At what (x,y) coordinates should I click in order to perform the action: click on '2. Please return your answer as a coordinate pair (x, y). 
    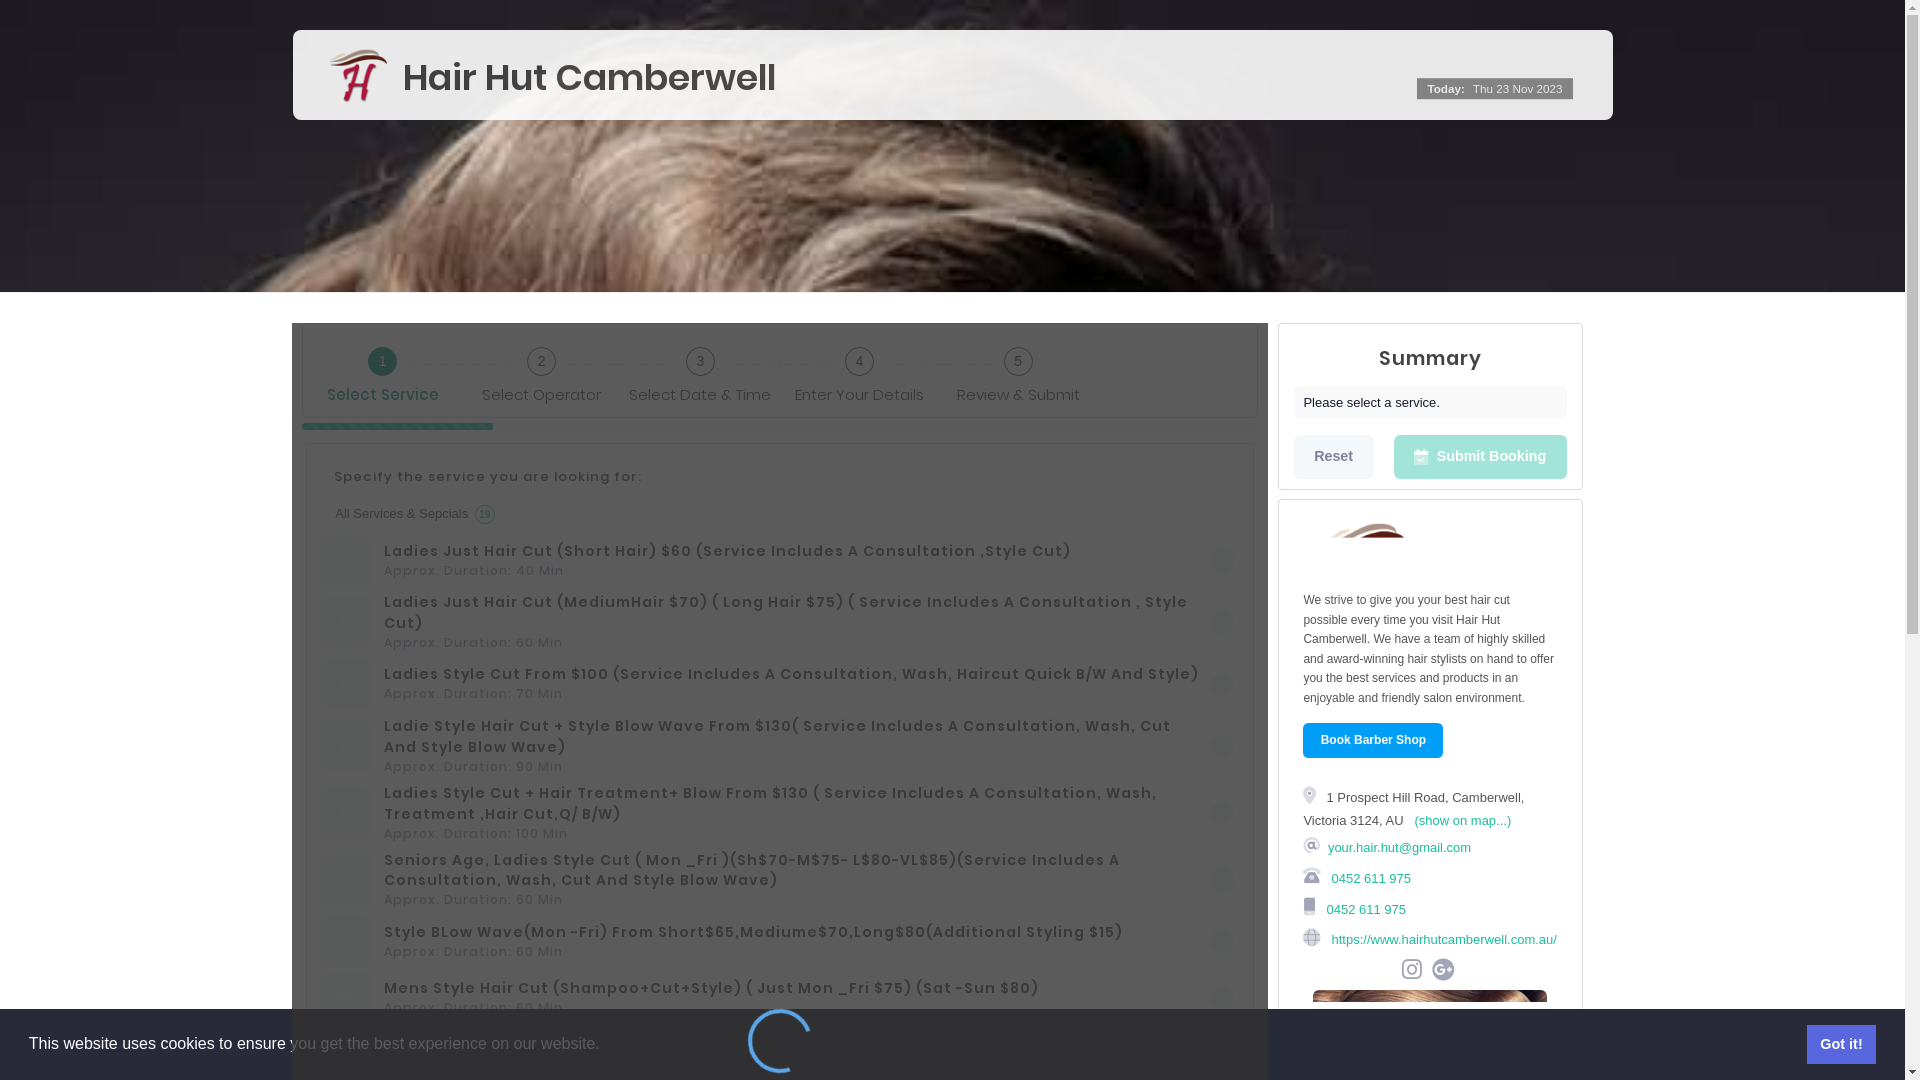
    Looking at the image, I should click on (541, 370).